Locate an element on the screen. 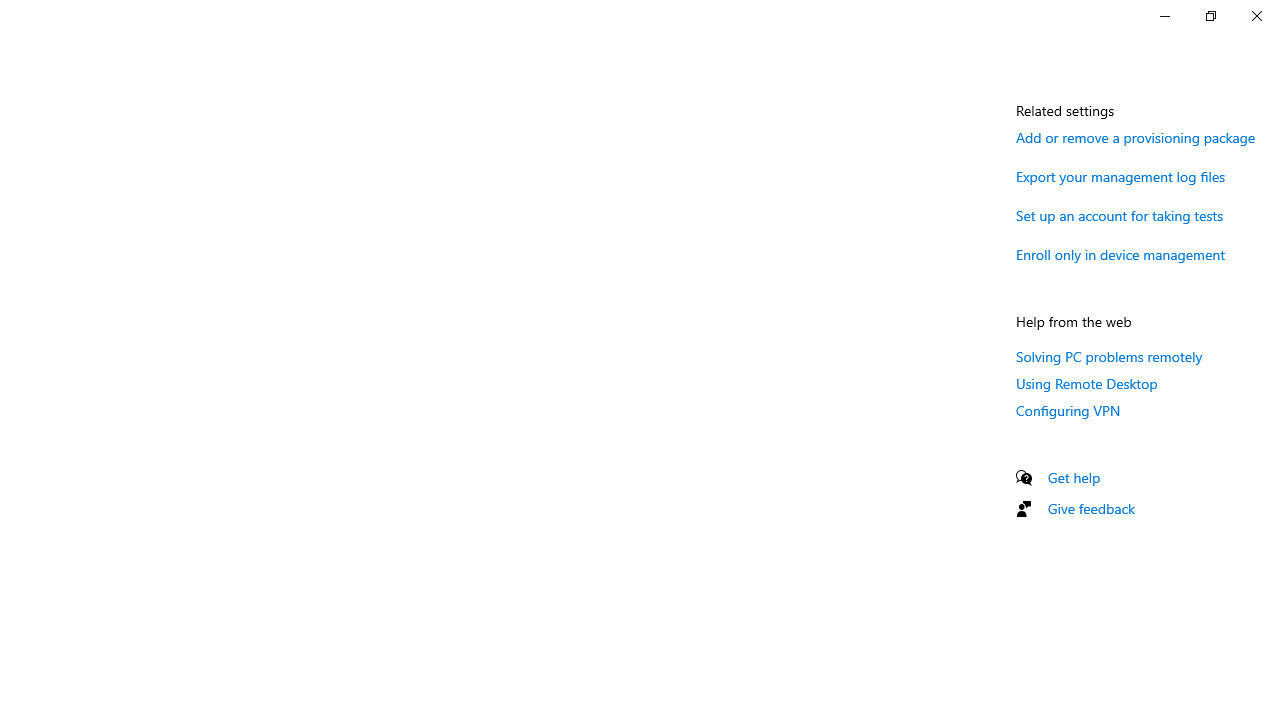 This screenshot has width=1280, height=720. 'Close Settings' is located at coordinates (1255, 15).